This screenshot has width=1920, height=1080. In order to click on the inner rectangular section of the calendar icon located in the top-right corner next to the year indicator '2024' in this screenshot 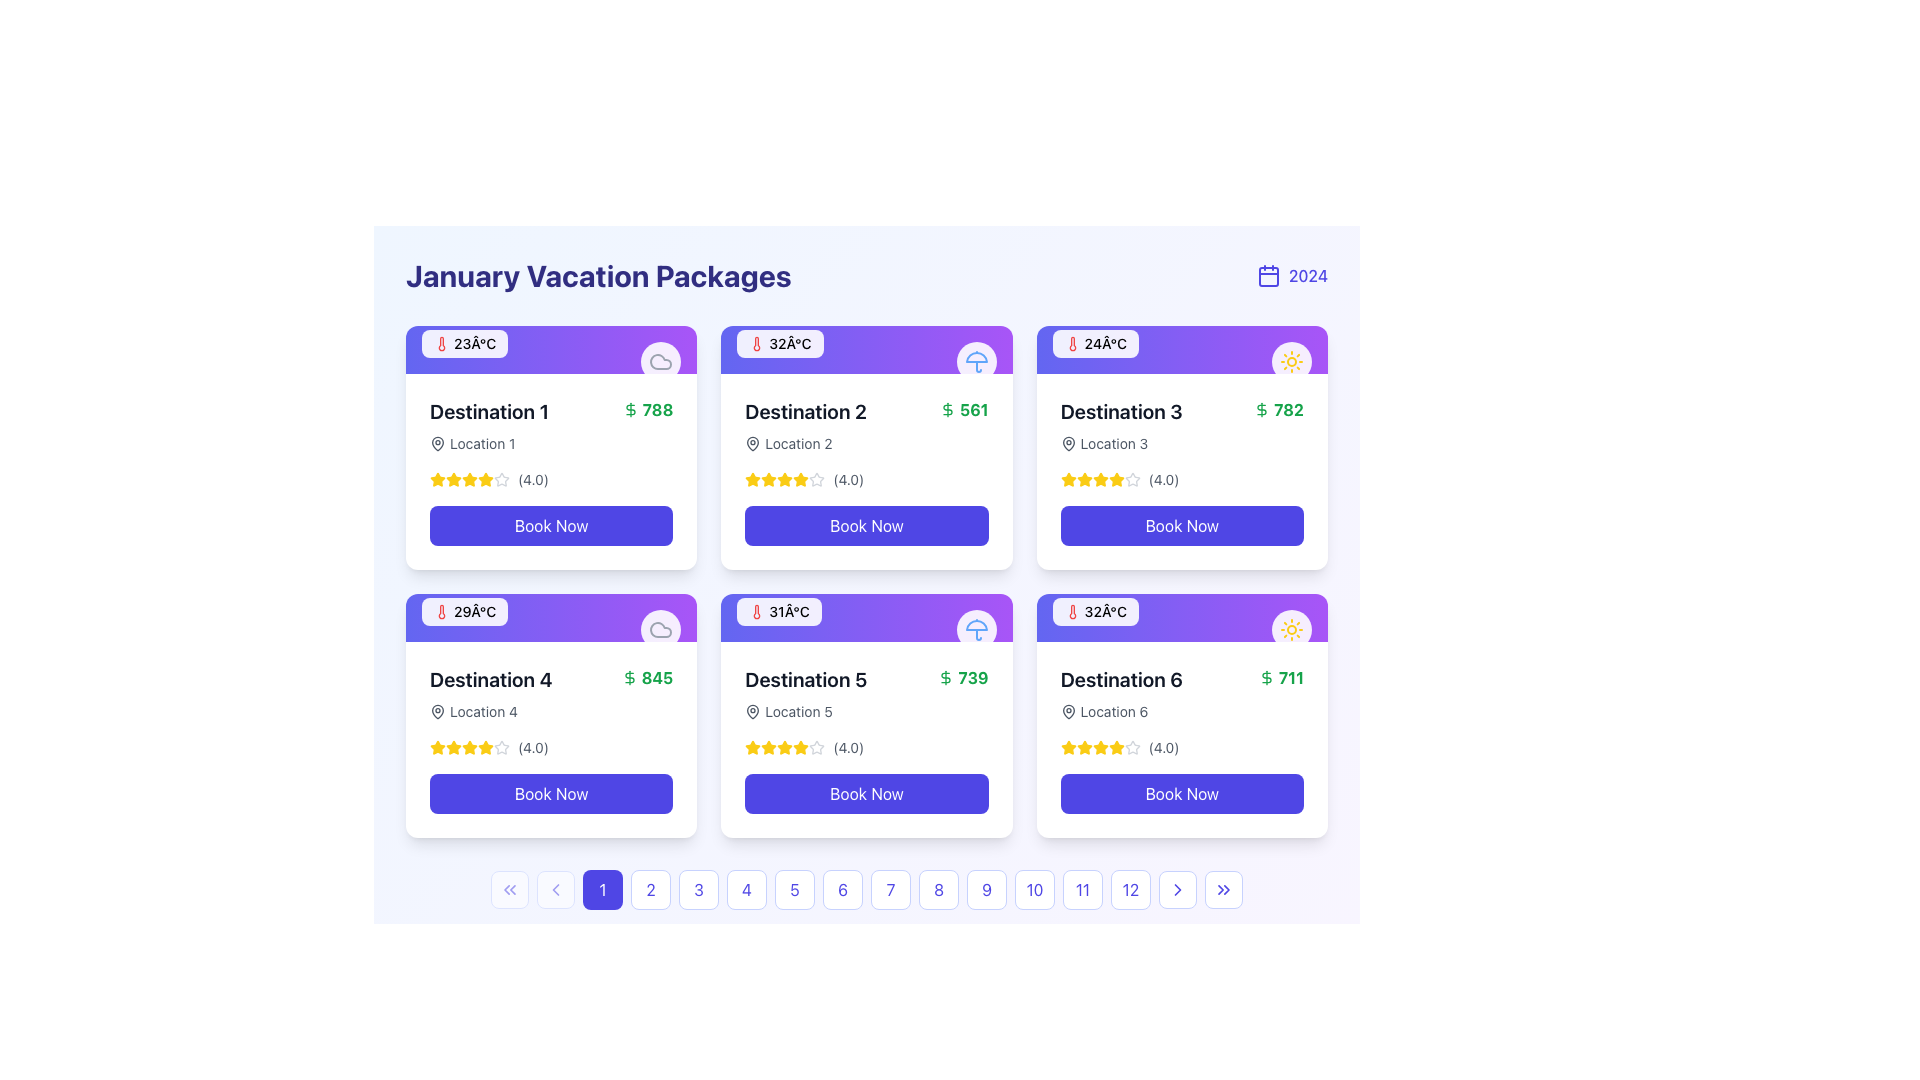, I will do `click(1267, 277)`.